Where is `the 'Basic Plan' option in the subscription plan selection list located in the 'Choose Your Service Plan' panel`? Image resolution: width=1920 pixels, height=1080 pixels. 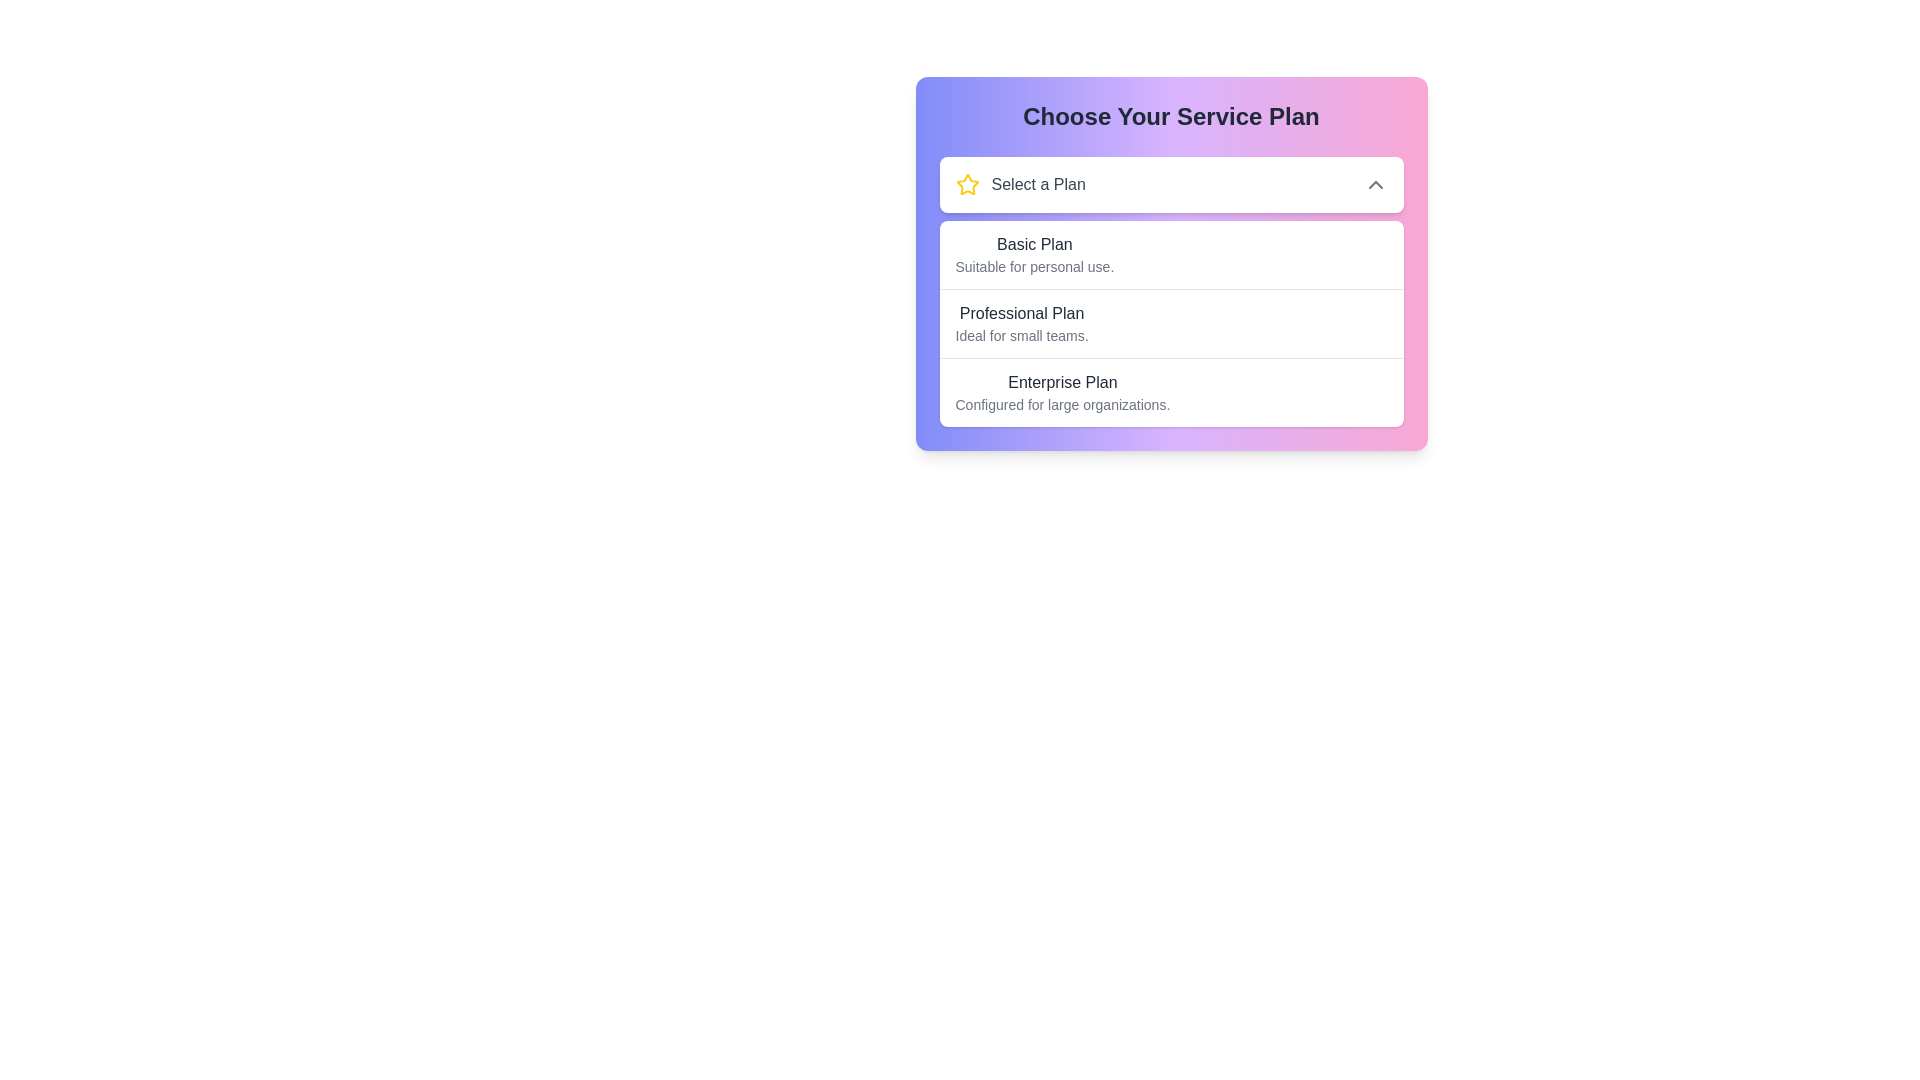 the 'Basic Plan' option in the subscription plan selection list located in the 'Choose Your Service Plan' panel is located at coordinates (1171, 253).